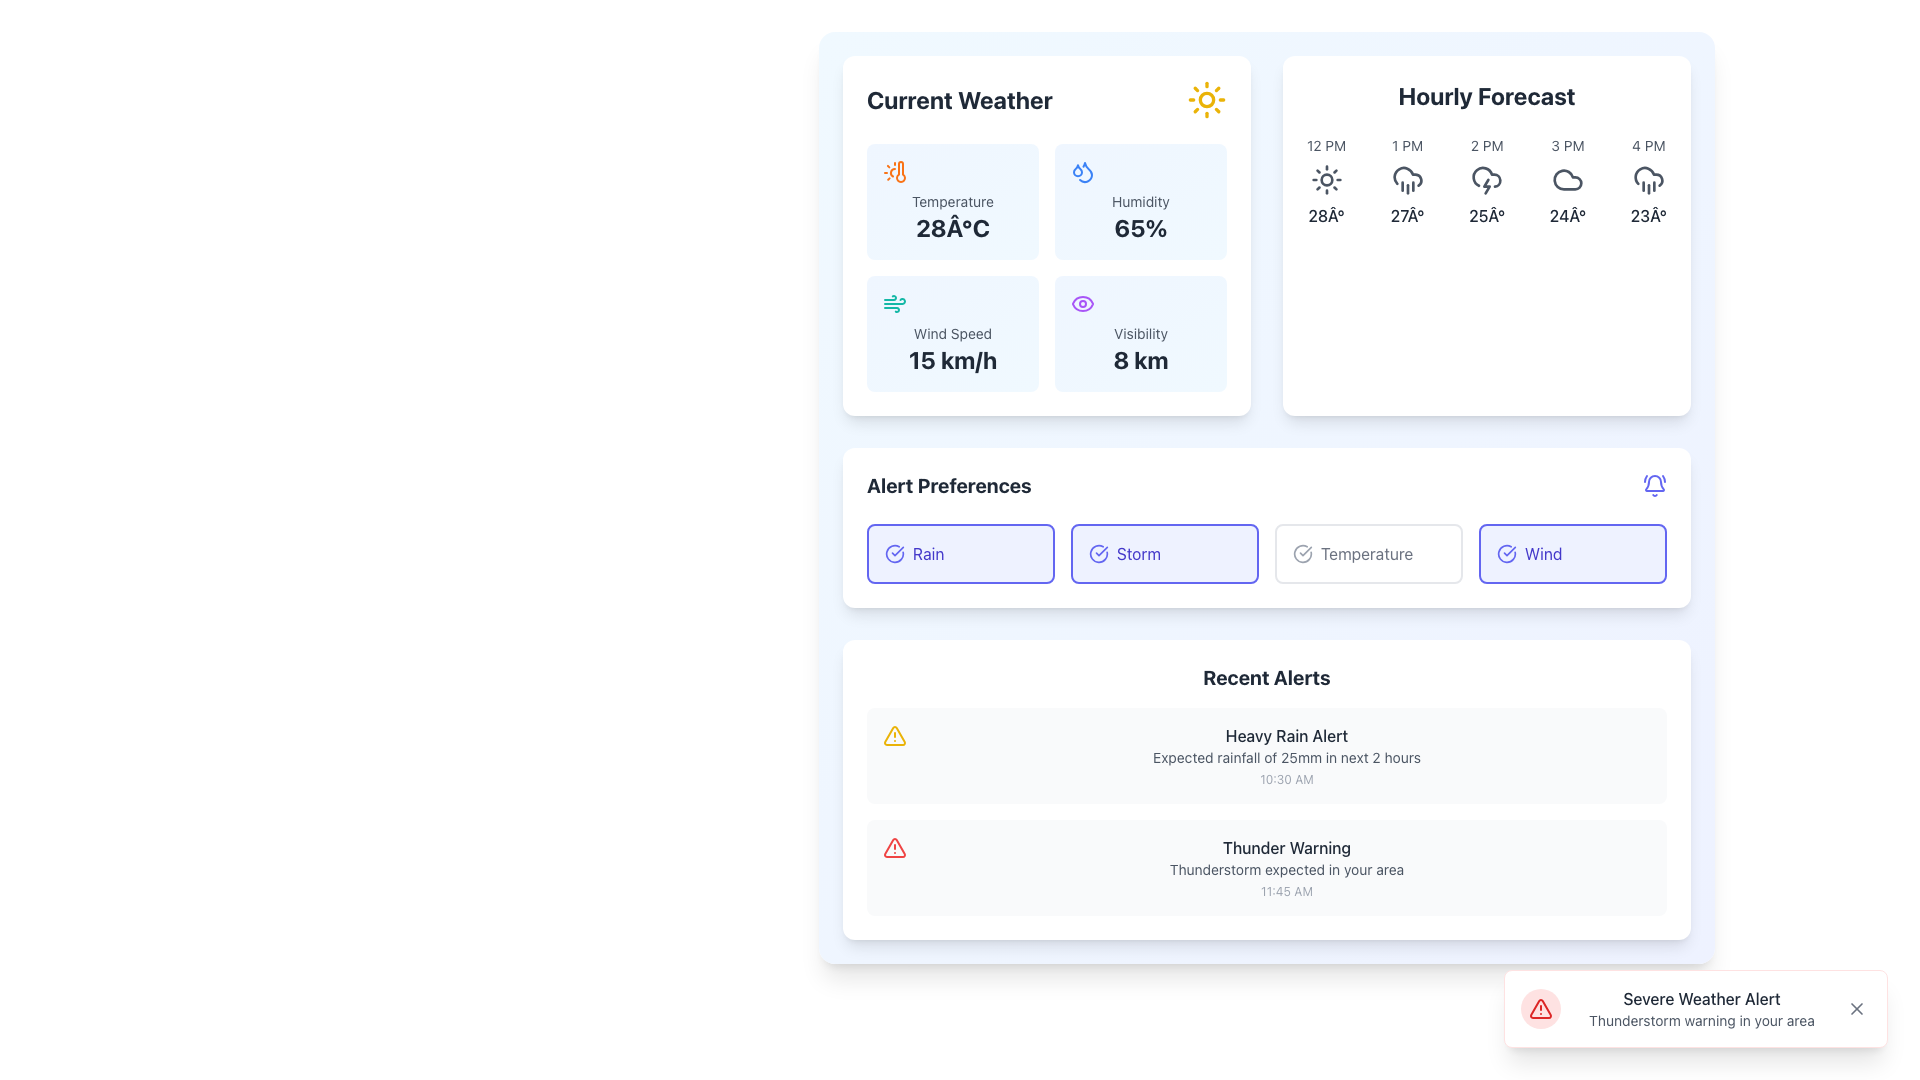 The image size is (1920, 1080). I want to click on the circular icon with a check mark in the center, styled with a blue stroke color, located within the 'Wind' preference button in the 'Alert Preferences' section, so click(1507, 554).